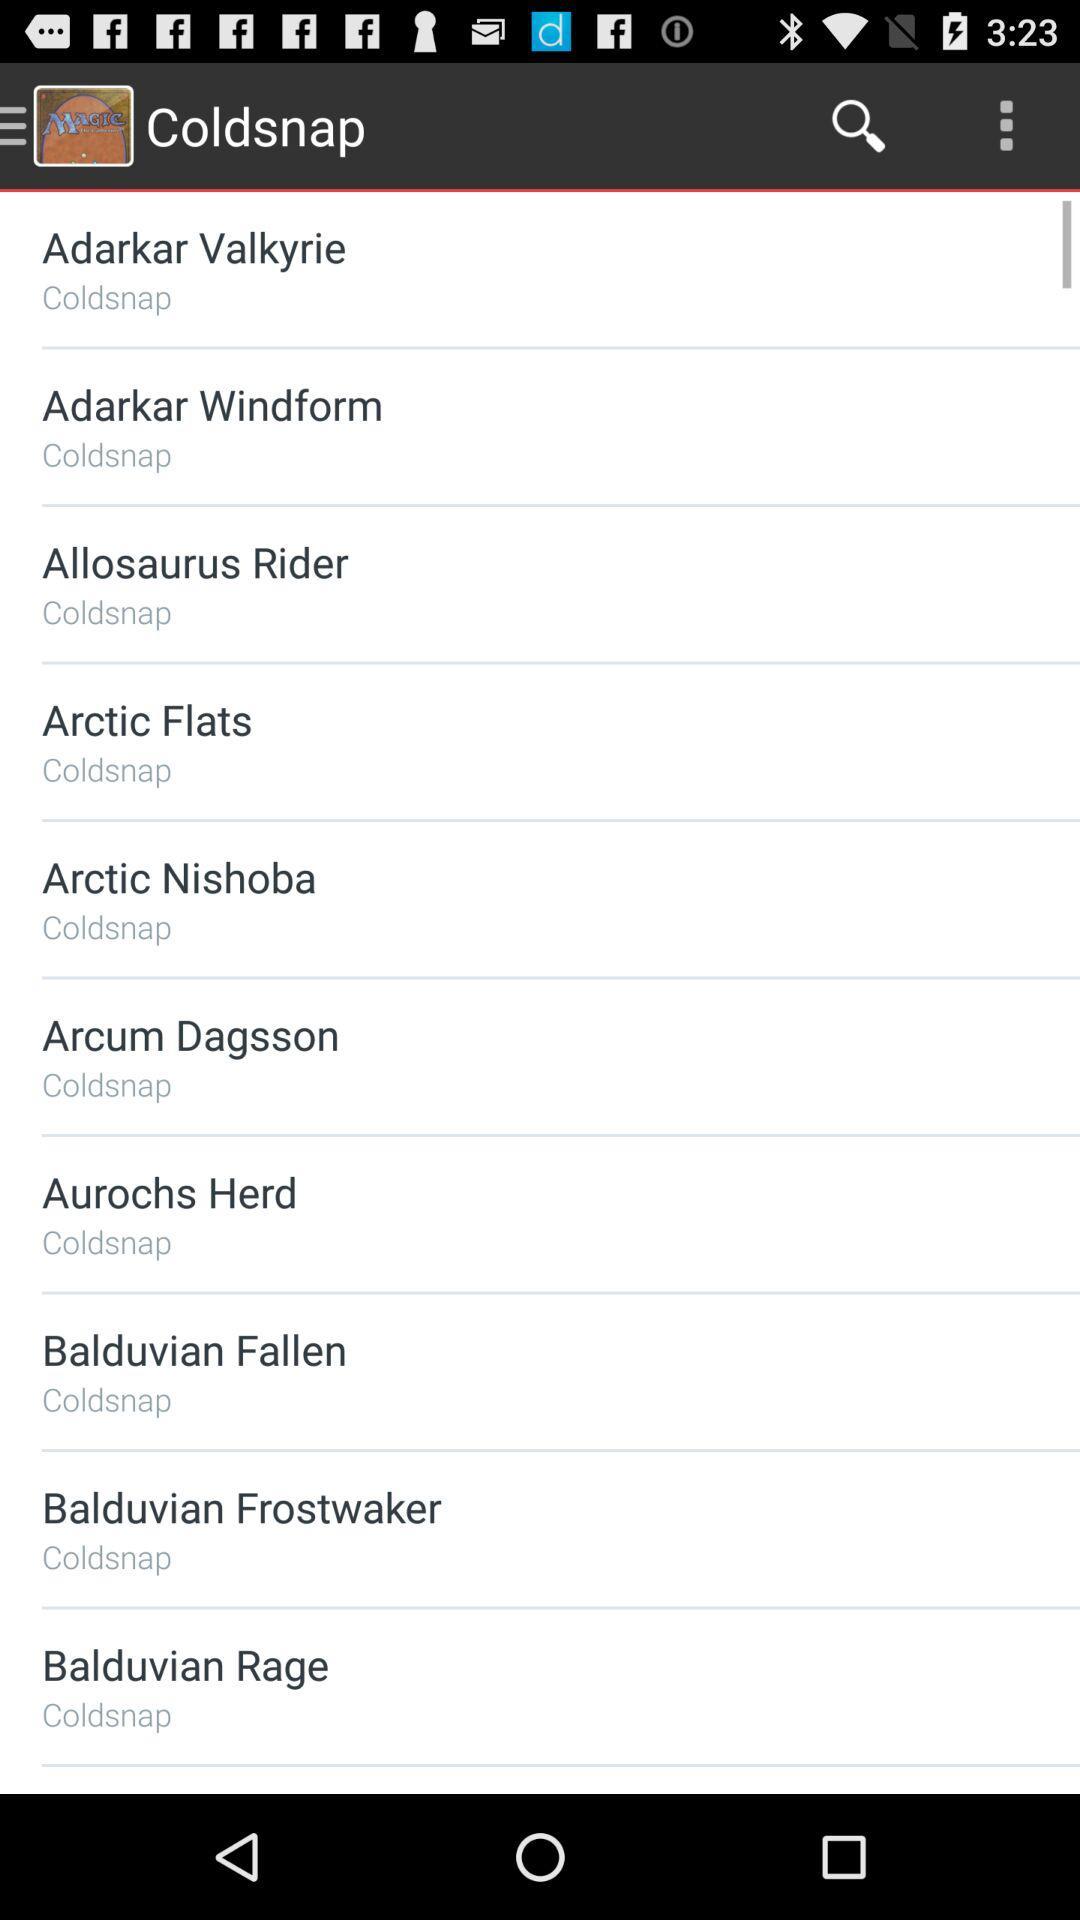  I want to click on the balduvian rage item, so click(507, 1664).